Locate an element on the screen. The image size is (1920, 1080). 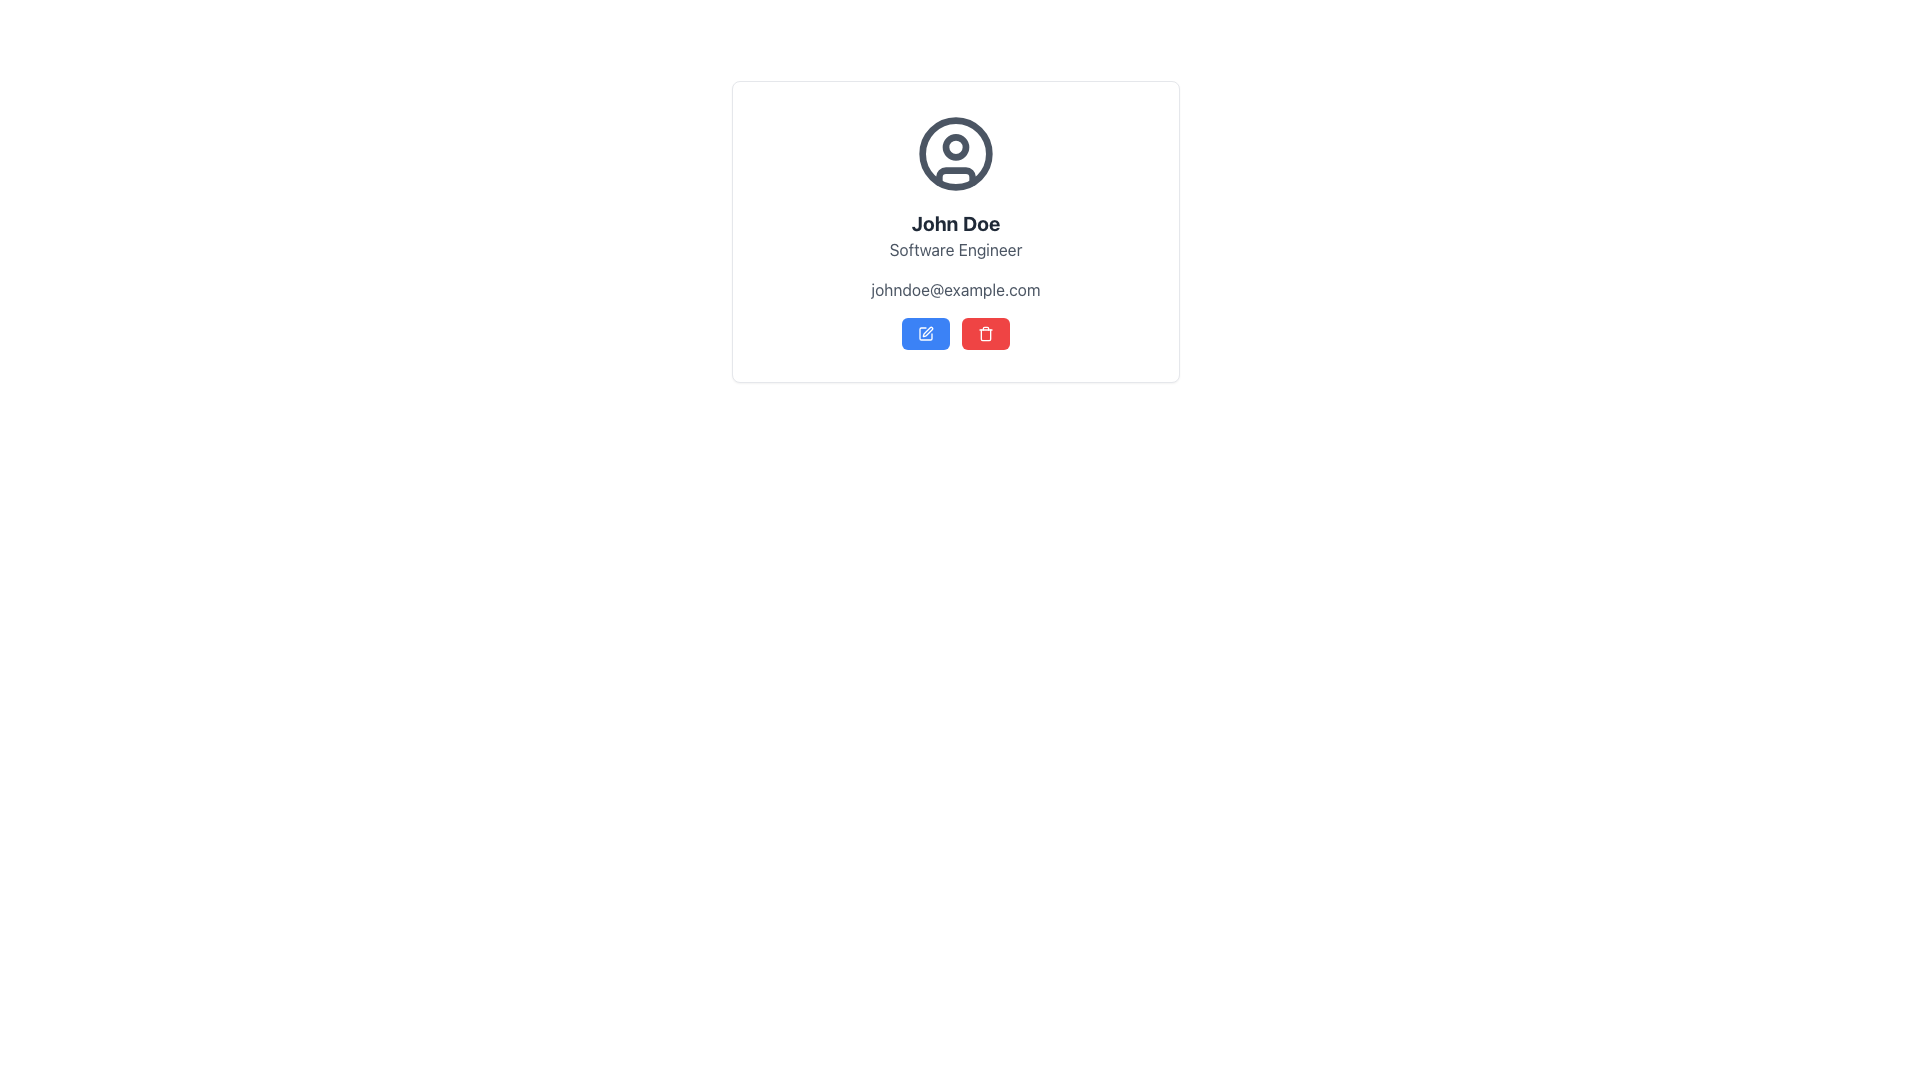
the small red icon resembling a torso positioned at the bottom of the user's profile picture graphic is located at coordinates (954, 175).